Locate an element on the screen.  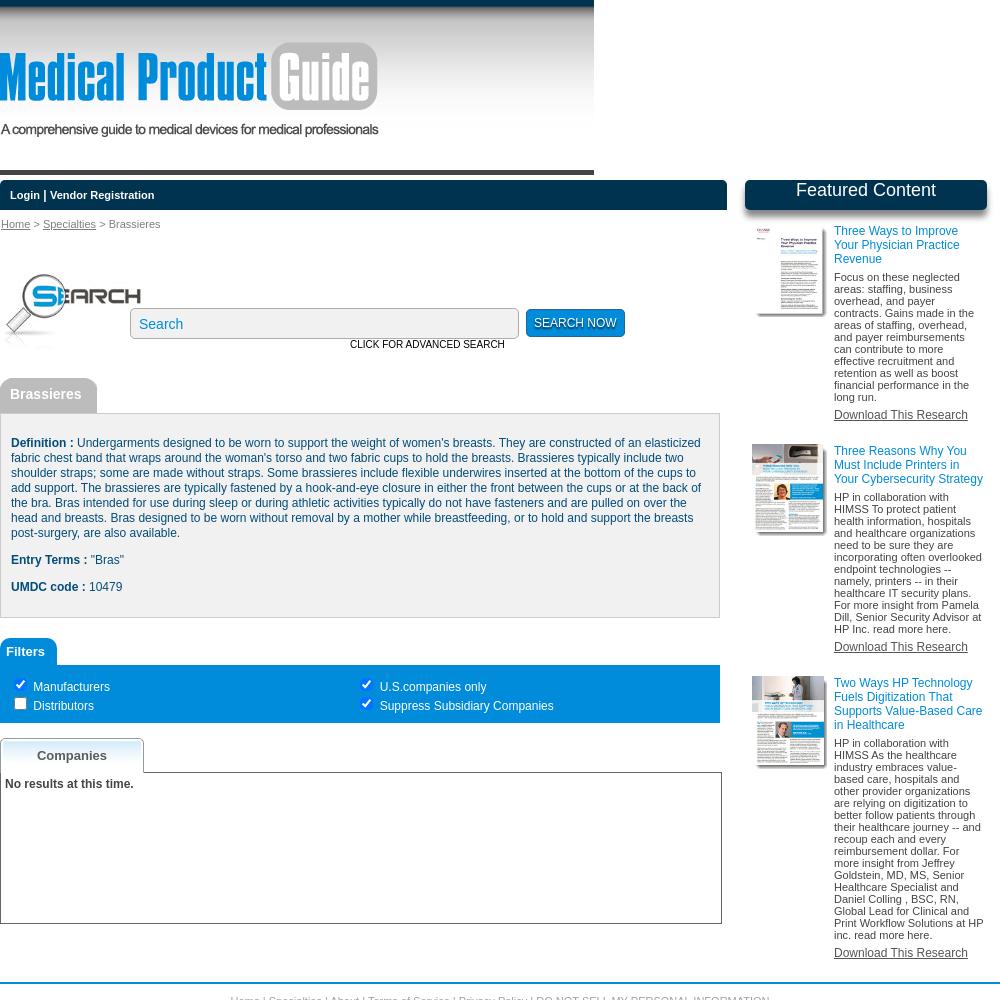
'Login' is located at coordinates (24, 194).